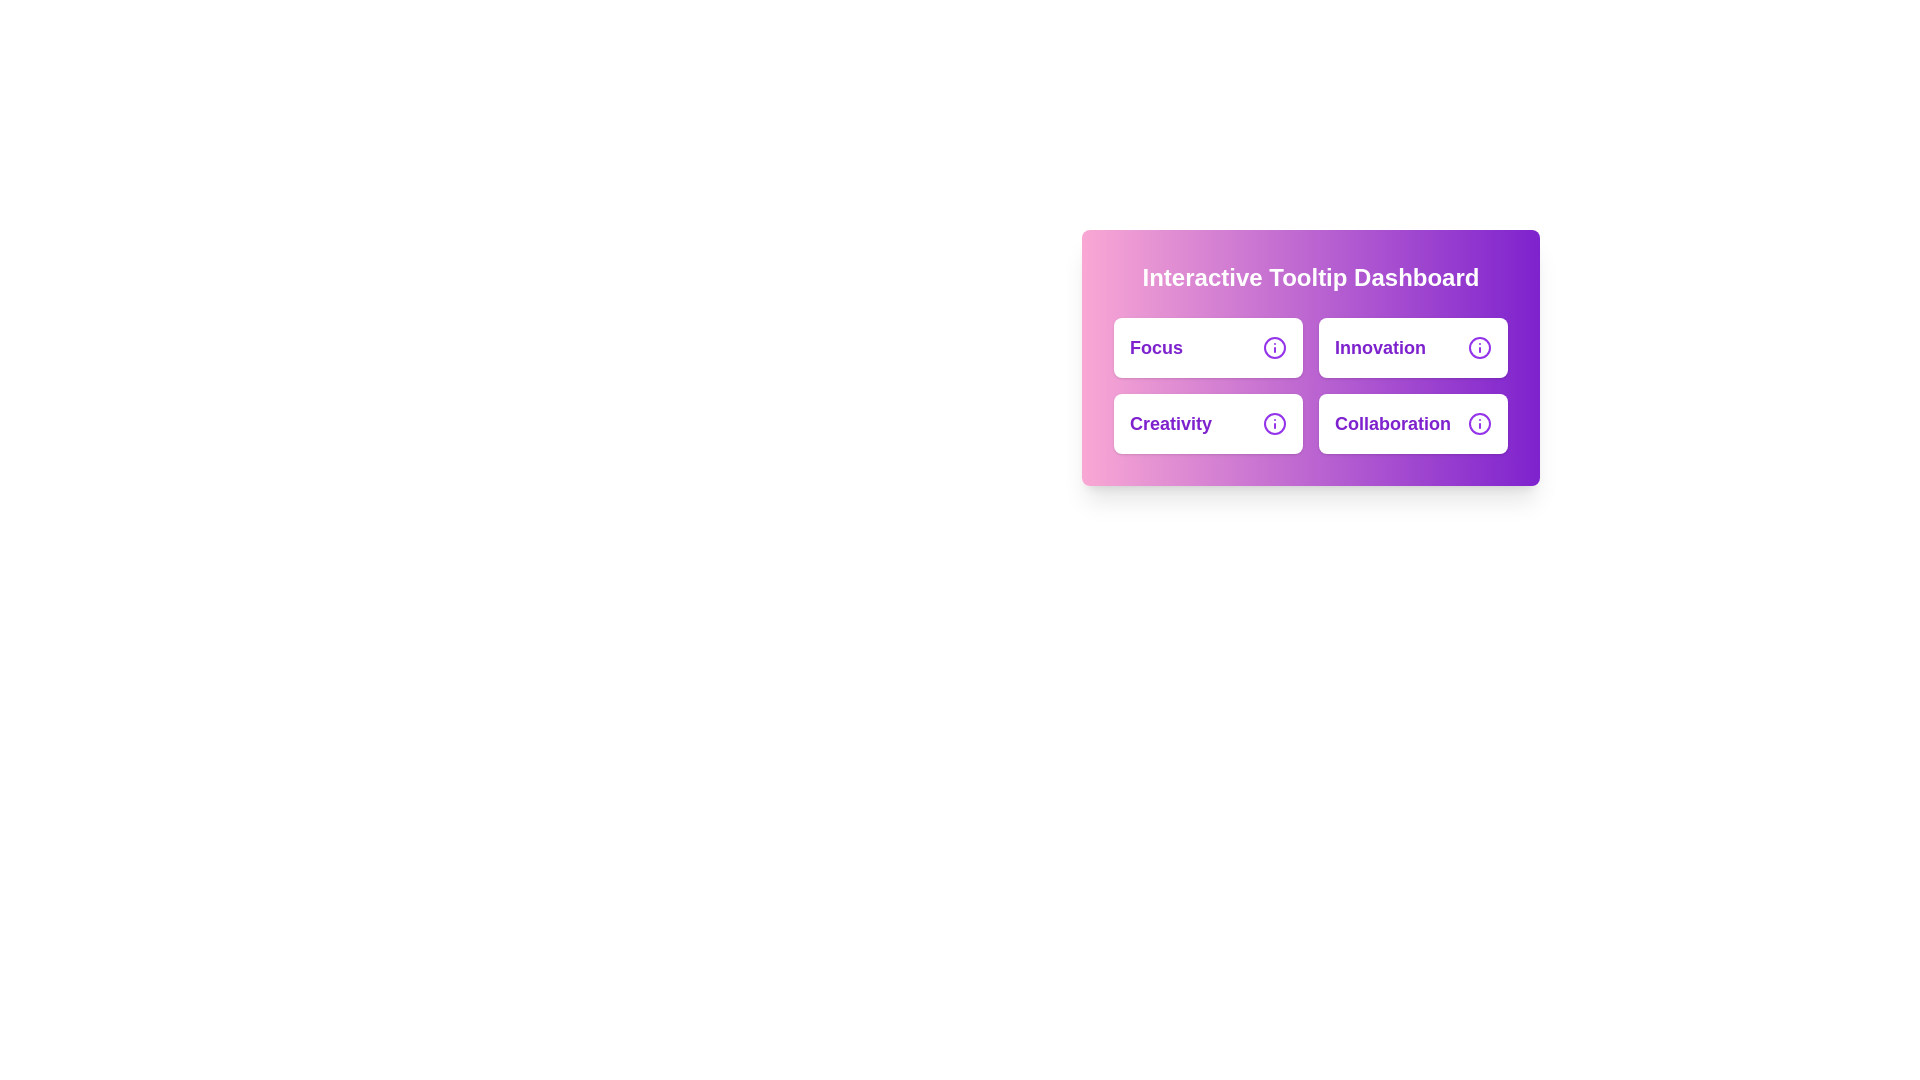 The height and width of the screenshot is (1080, 1920). What do you see at coordinates (1479, 423) in the screenshot?
I see `the information icon located to the right of the 'Collaboration' text in the bottom-right quadrant of the tooltip dashboard` at bounding box center [1479, 423].